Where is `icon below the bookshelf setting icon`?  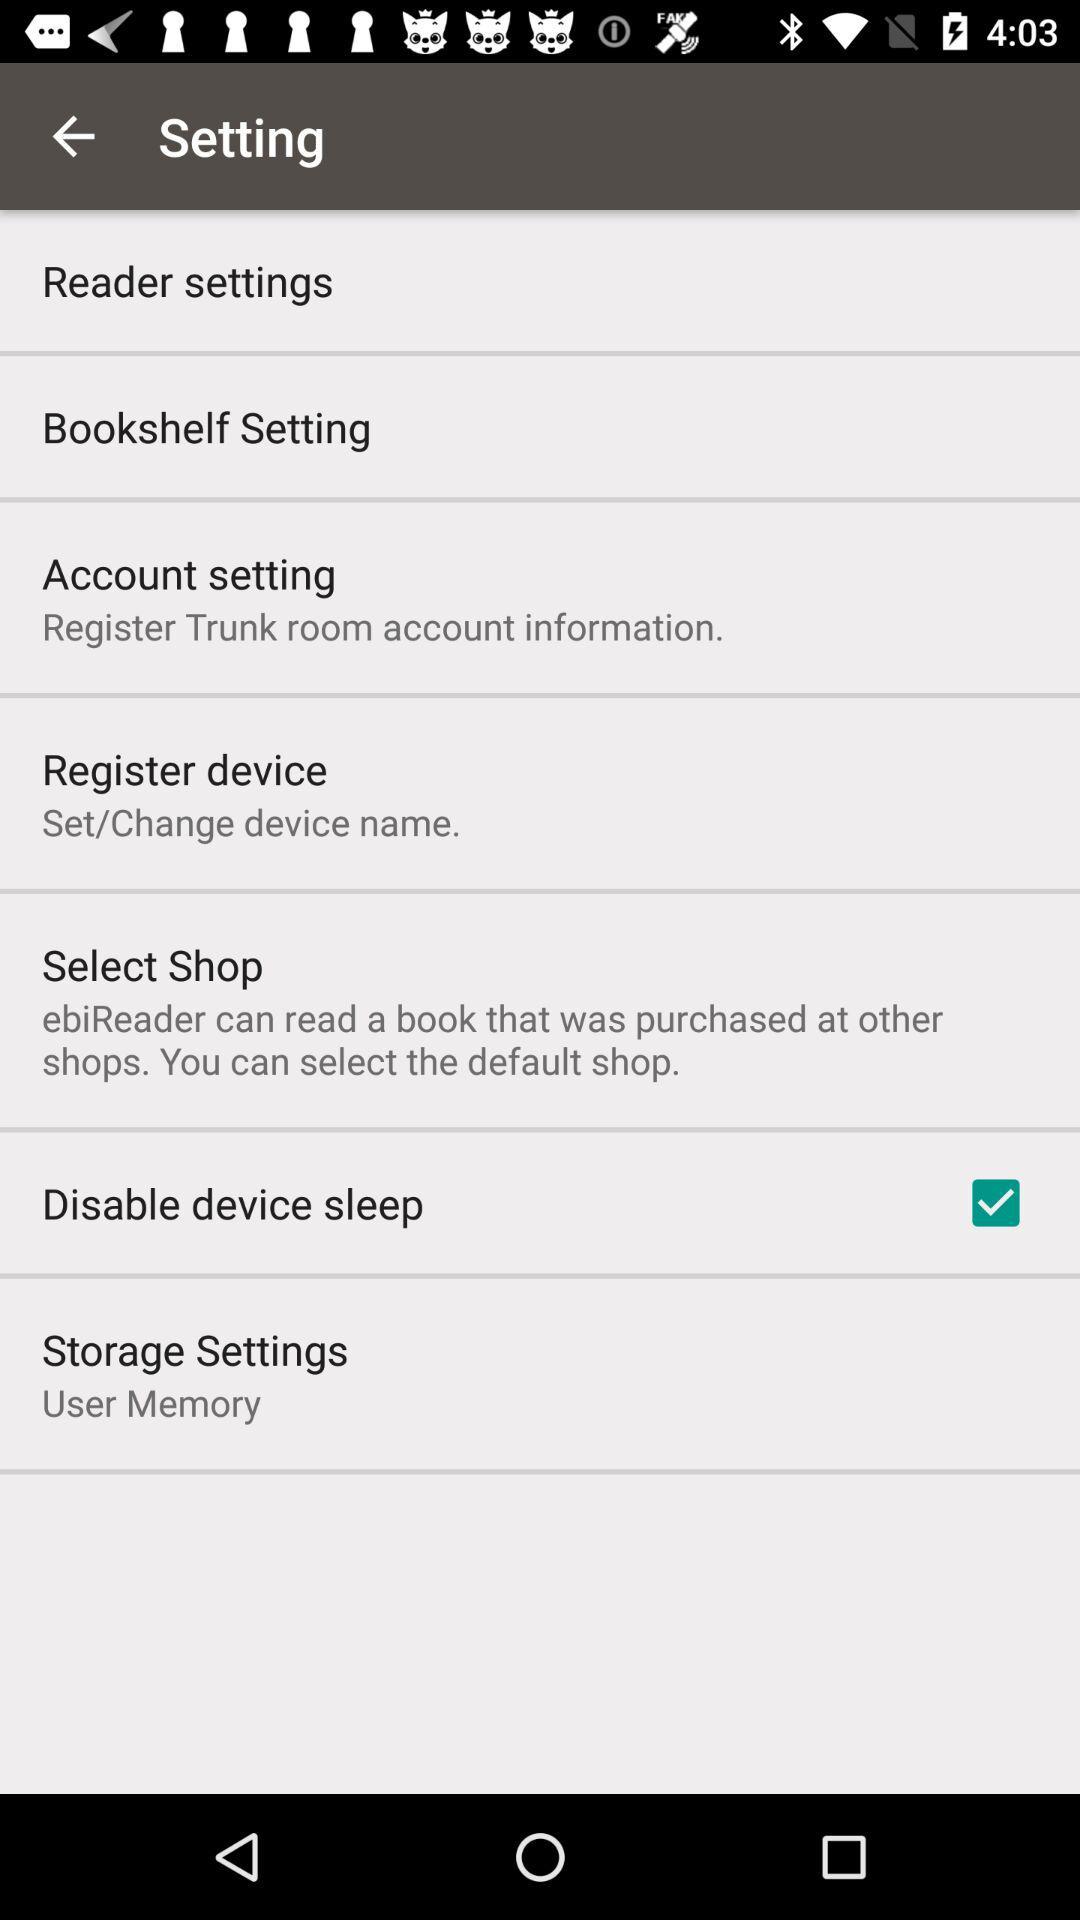
icon below the bookshelf setting icon is located at coordinates (189, 571).